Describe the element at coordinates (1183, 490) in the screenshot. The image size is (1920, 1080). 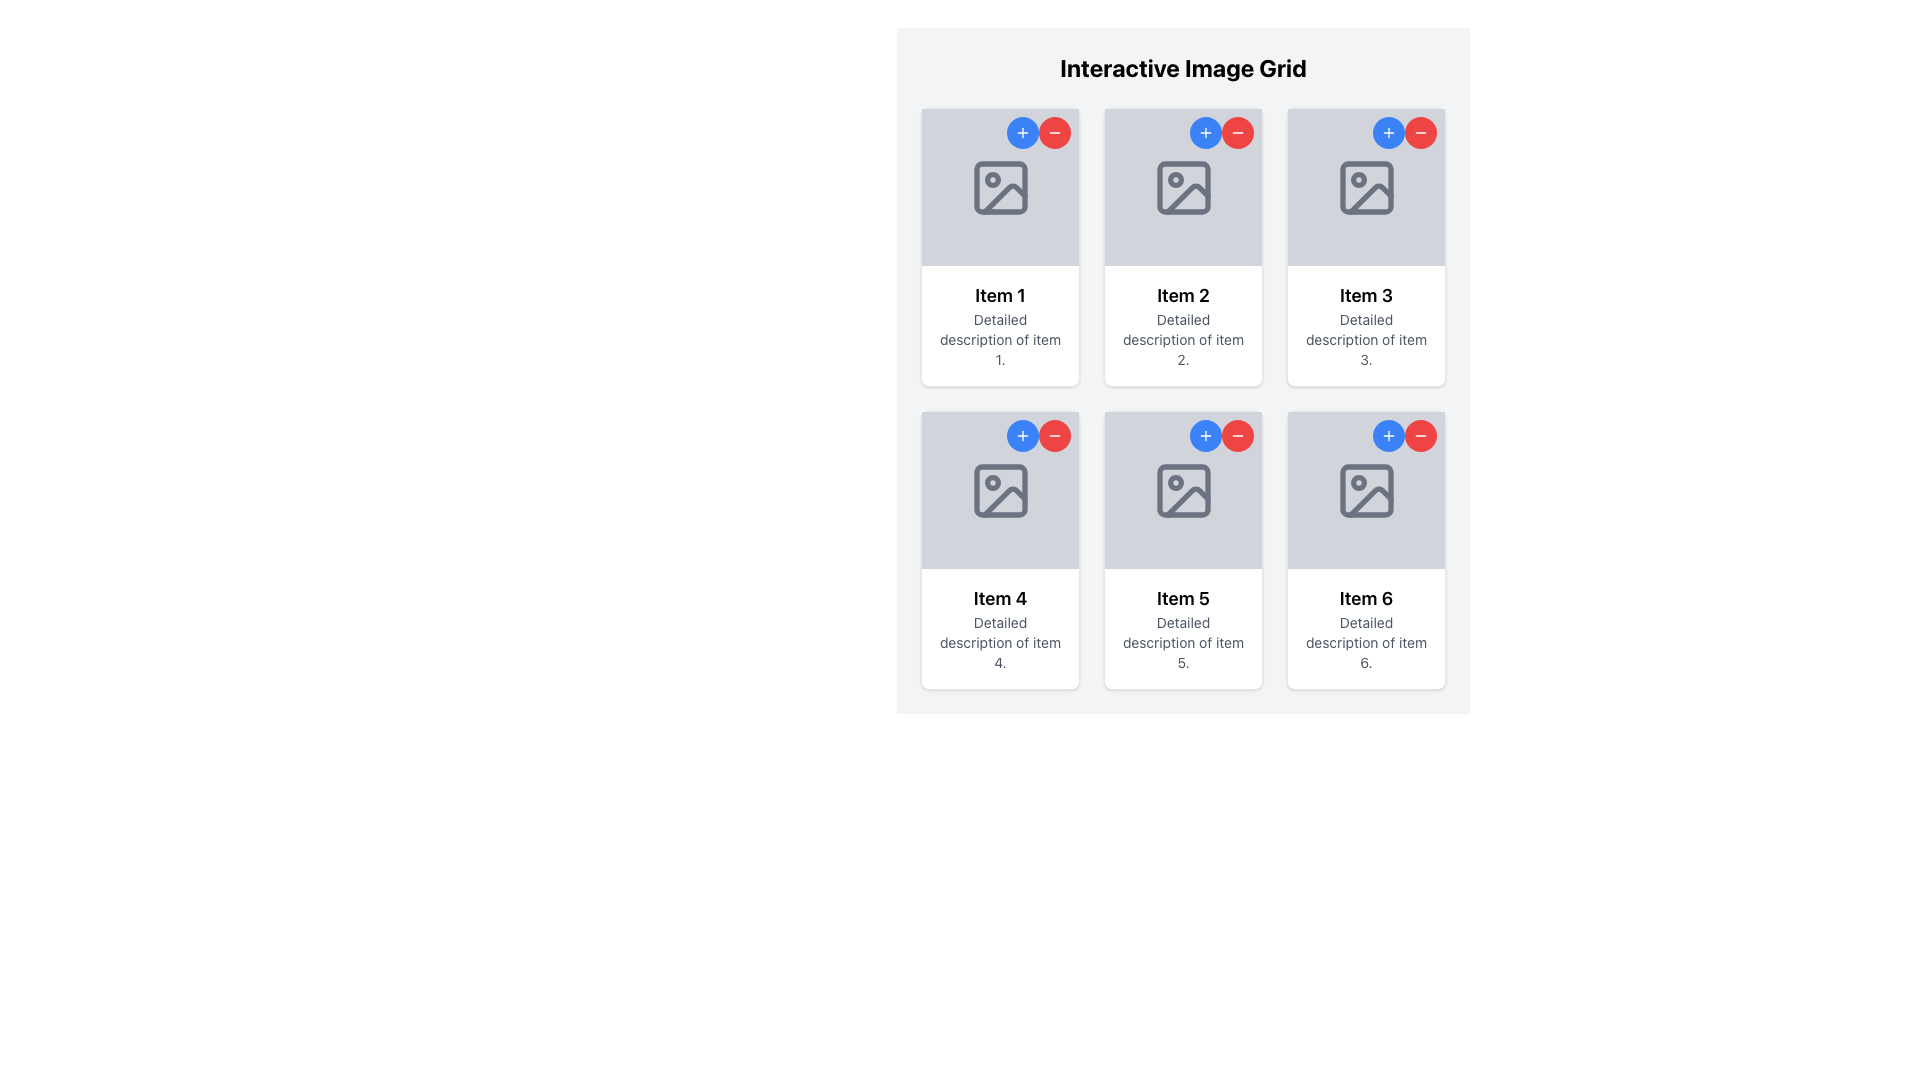
I see `the image placeholder in the grid layout located under 'Interactive Image Grid', specifically in the second row, second column, adjacent to 'Item 4' and 'Item 6'` at that location.